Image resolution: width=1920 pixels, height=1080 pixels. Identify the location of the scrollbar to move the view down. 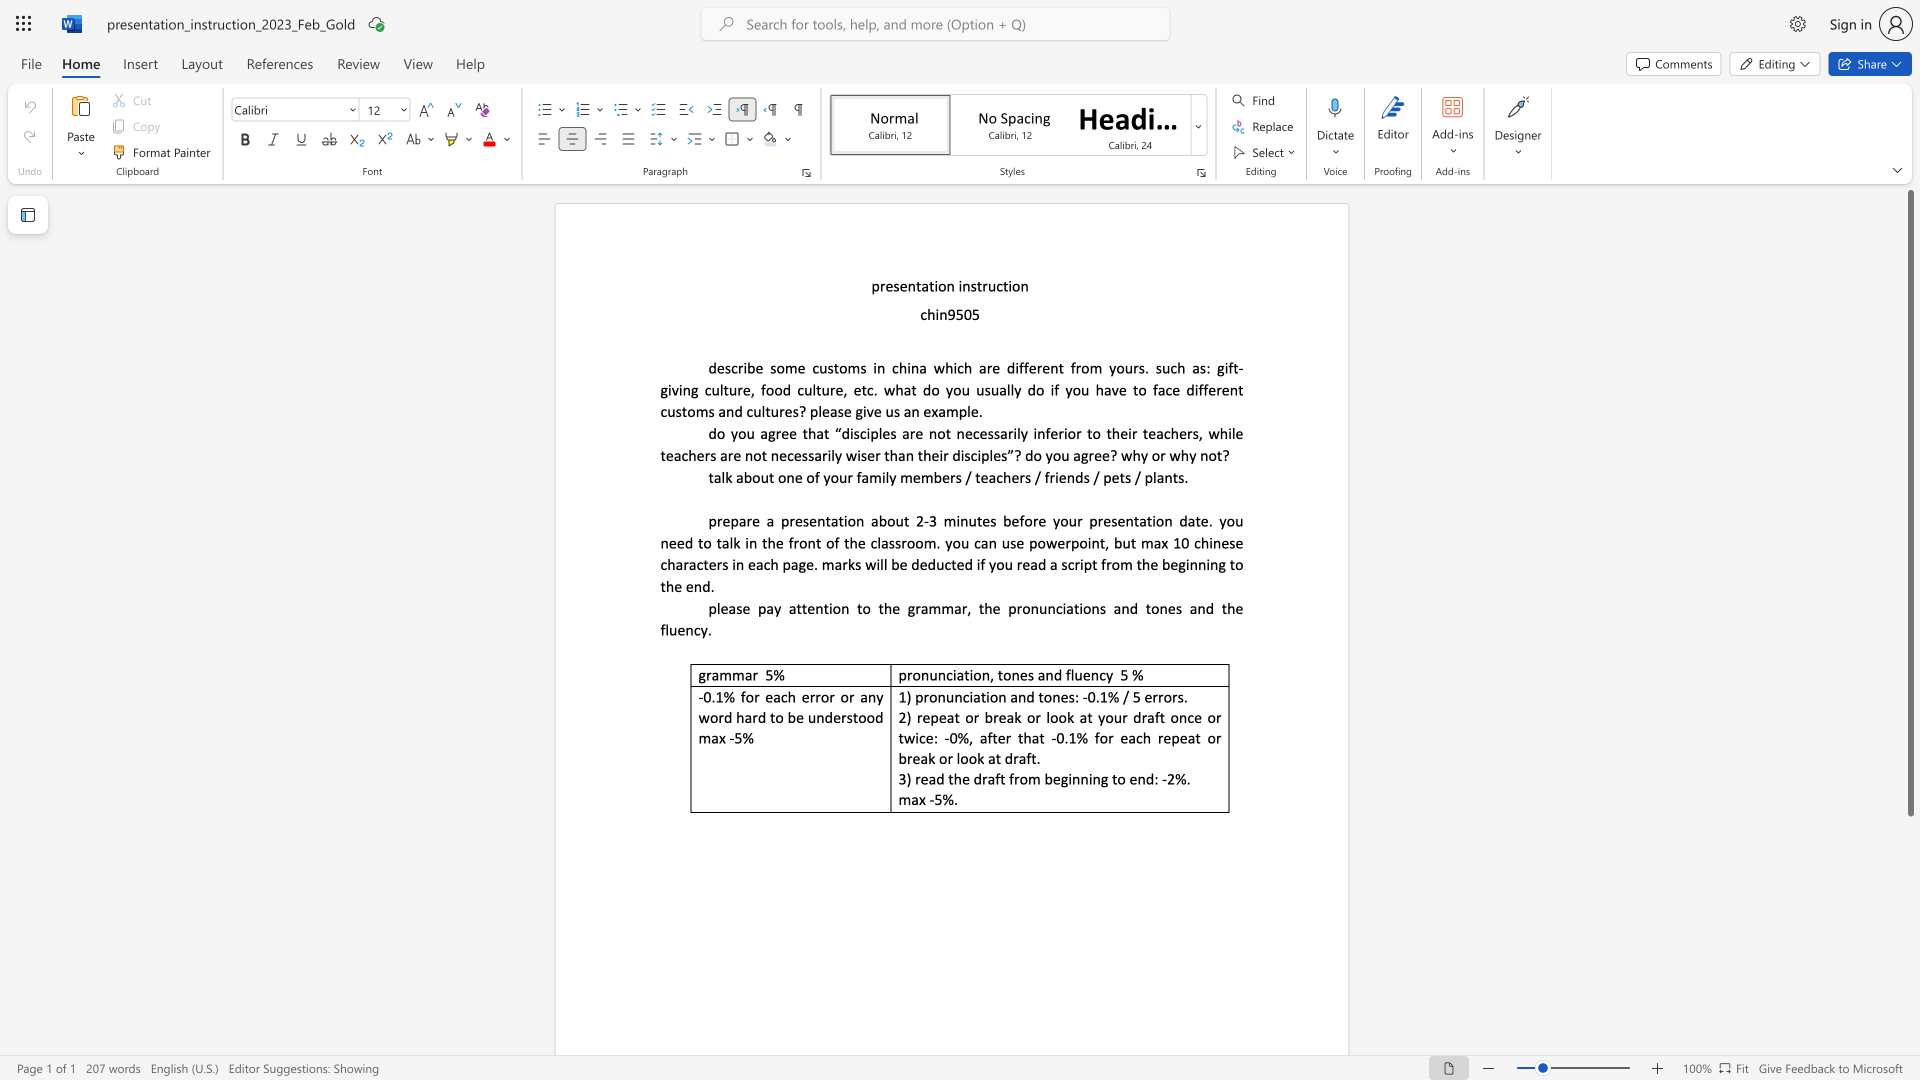
(1909, 948).